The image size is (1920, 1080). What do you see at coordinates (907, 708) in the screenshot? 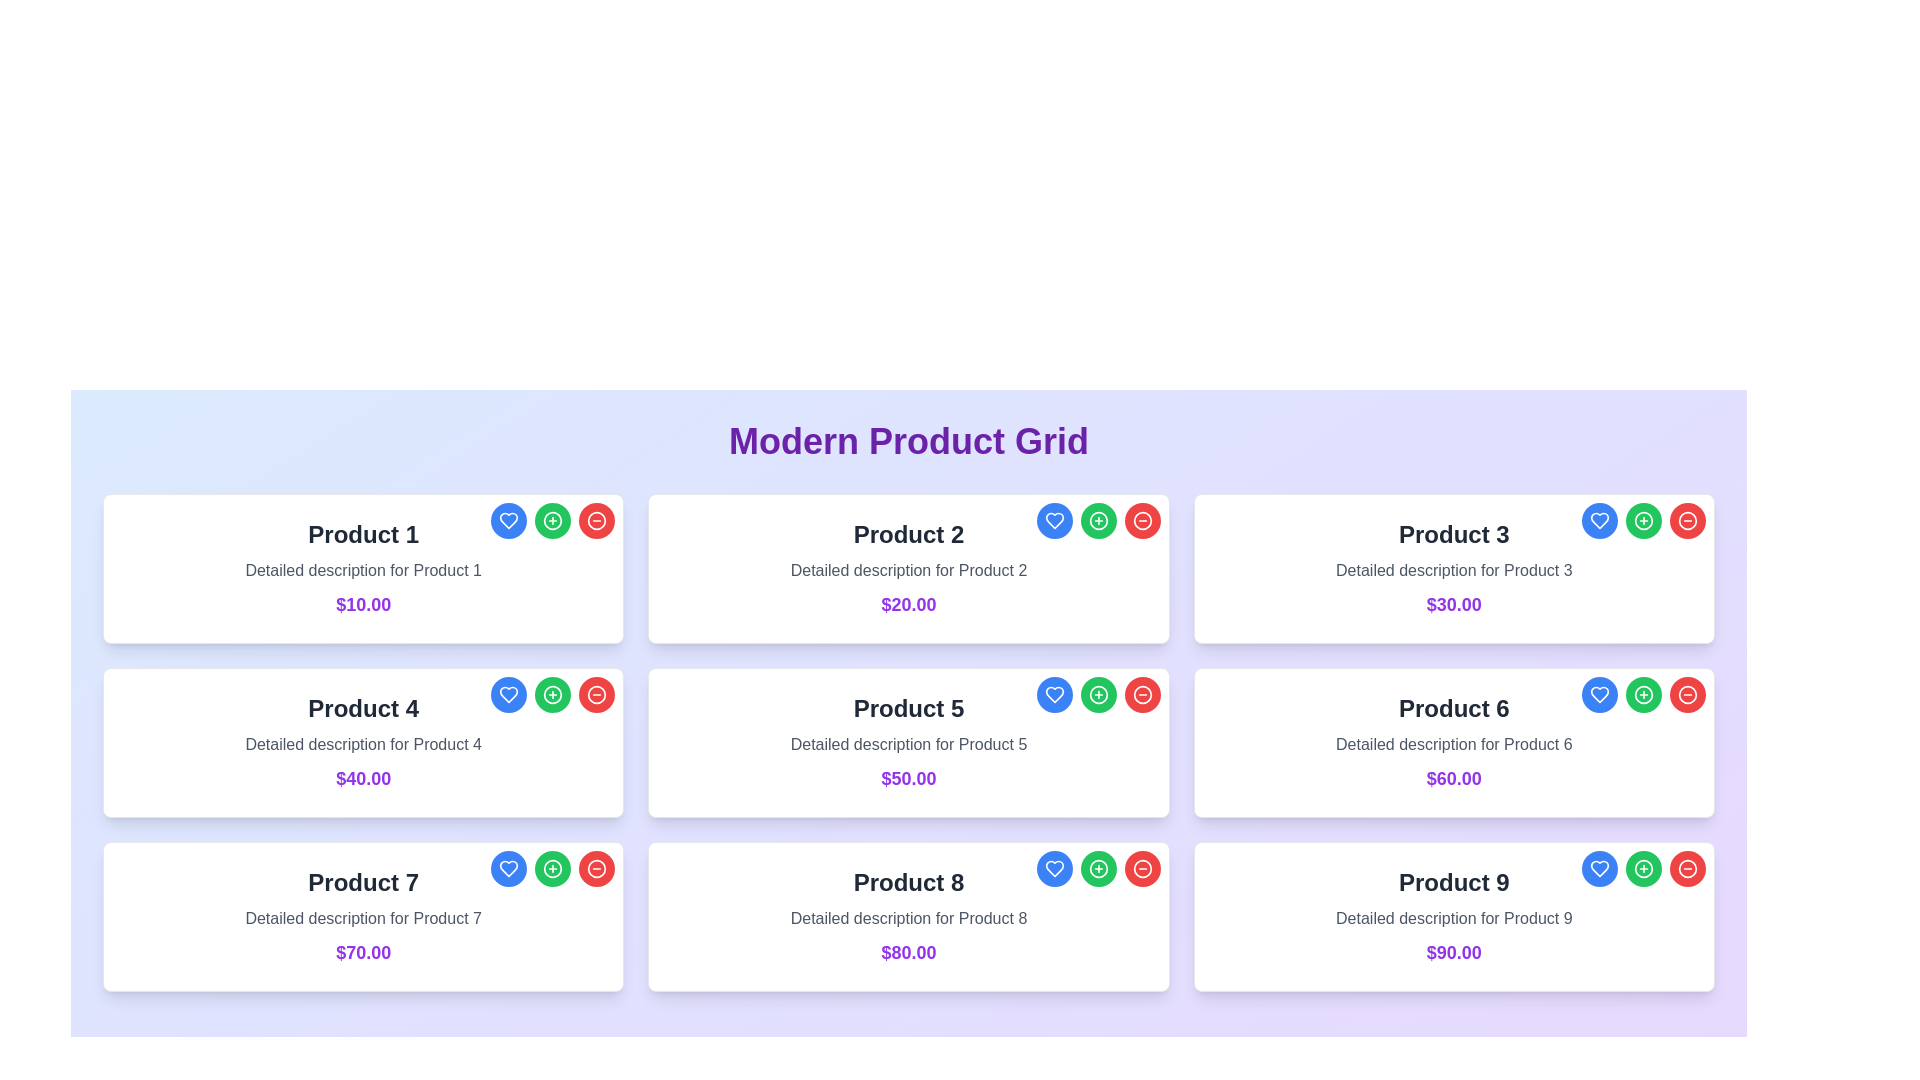
I see `product name displayed in the text label, which serves as the header in the product card located in the second row and second column of the grid` at bounding box center [907, 708].